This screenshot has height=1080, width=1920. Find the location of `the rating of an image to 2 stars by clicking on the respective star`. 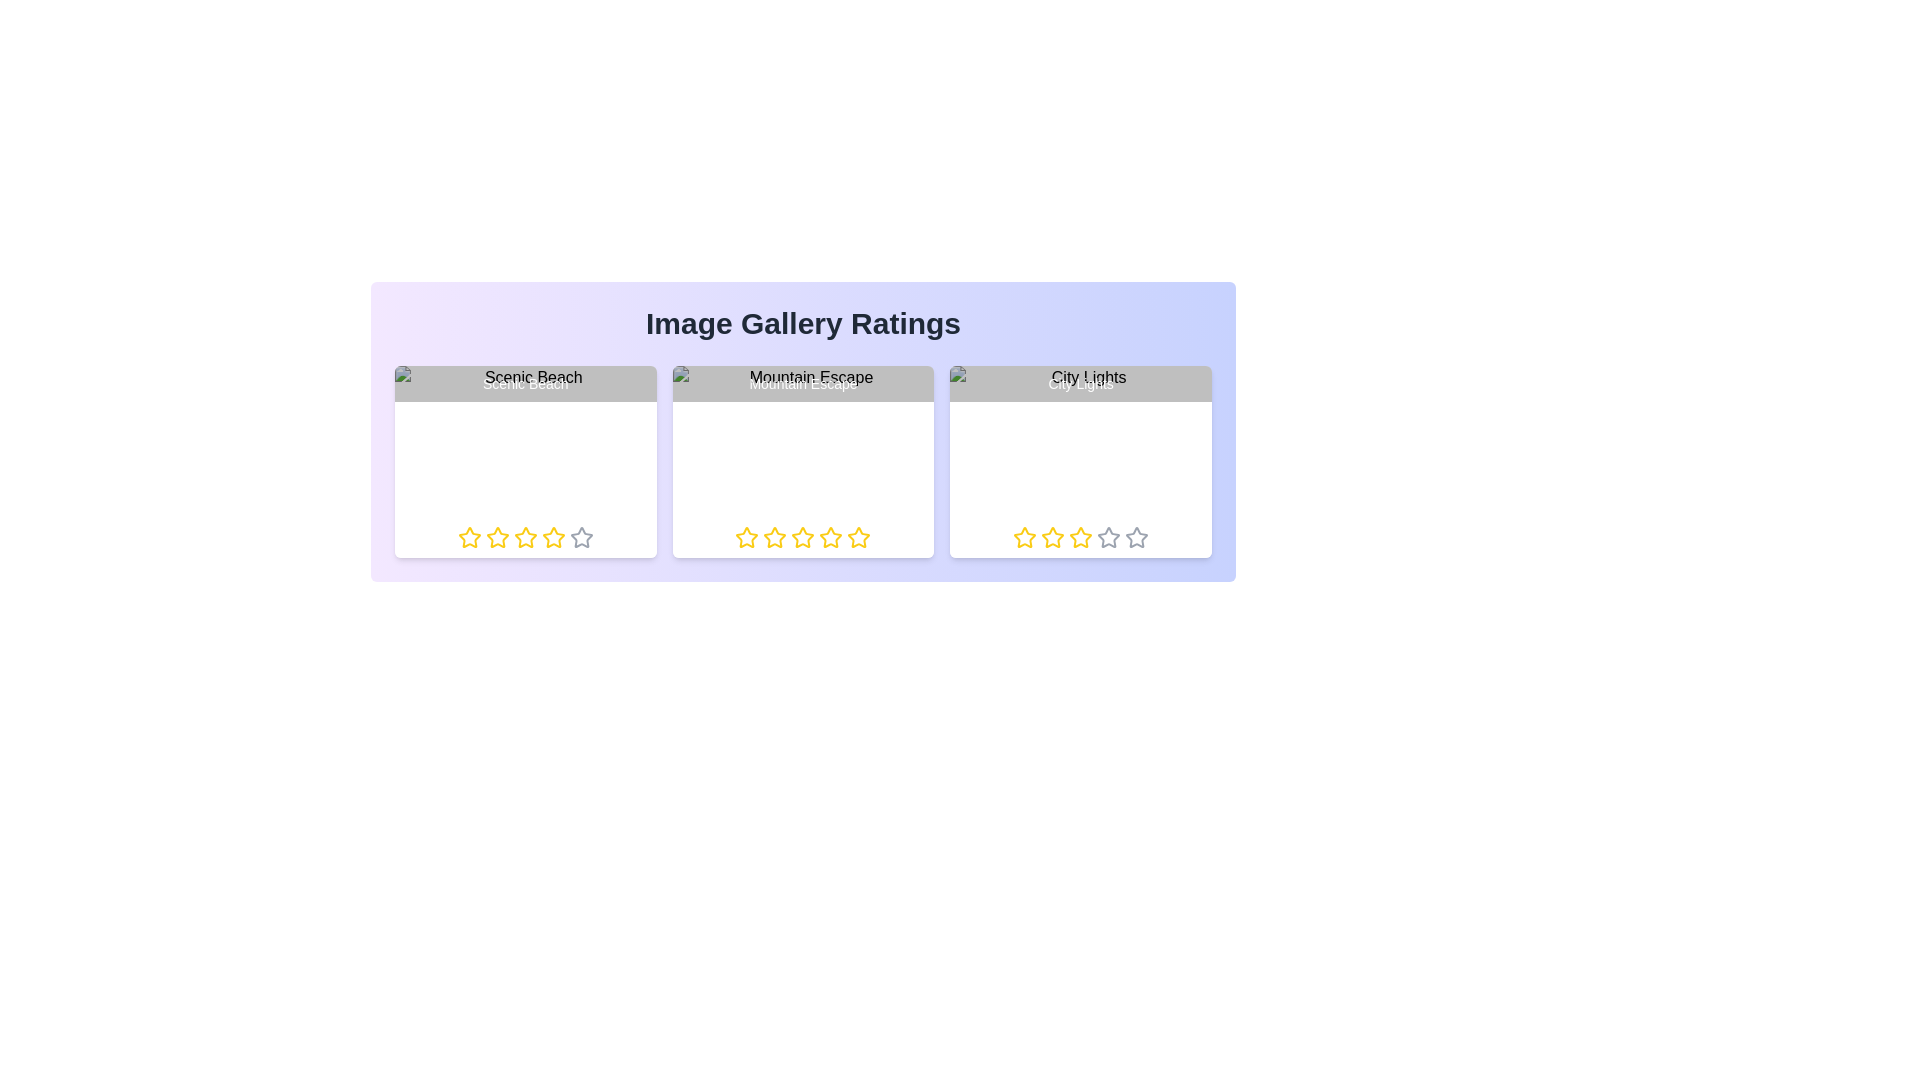

the rating of an image to 2 stars by clicking on the respective star is located at coordinates (497, 536).